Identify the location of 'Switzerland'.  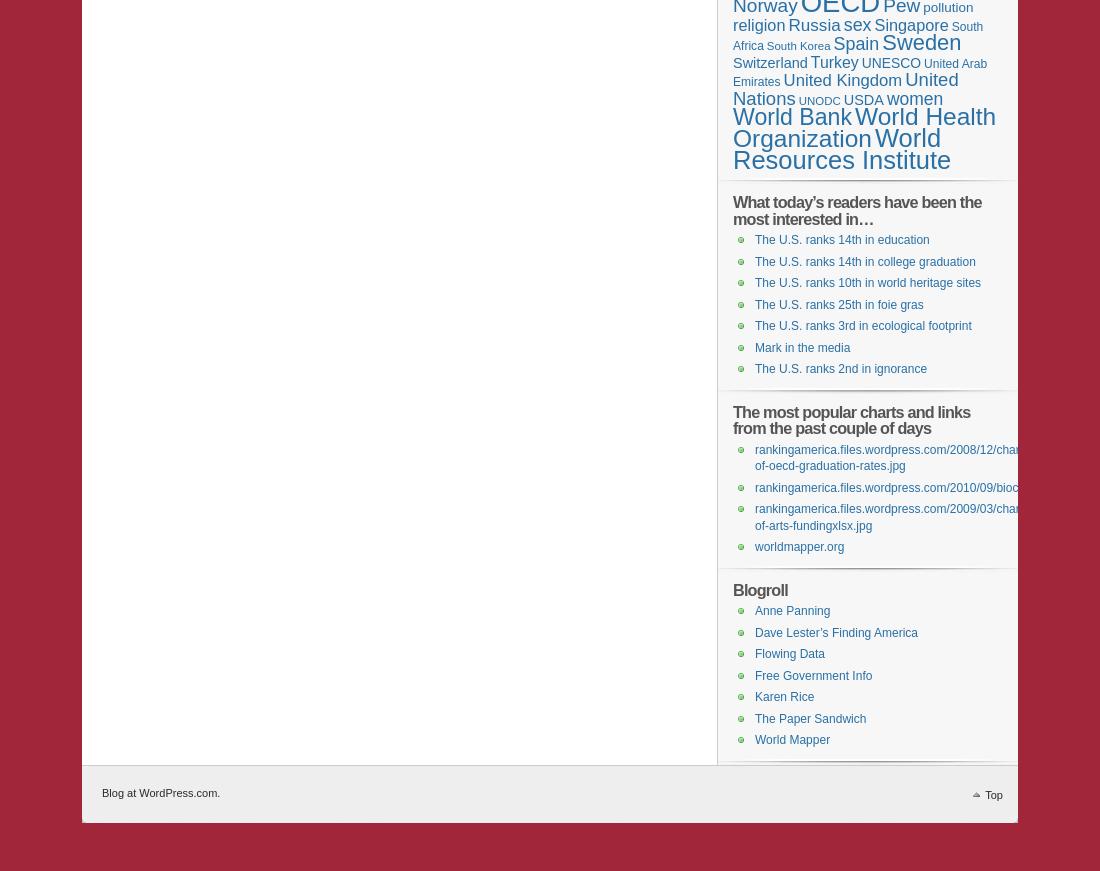
(770, 61).